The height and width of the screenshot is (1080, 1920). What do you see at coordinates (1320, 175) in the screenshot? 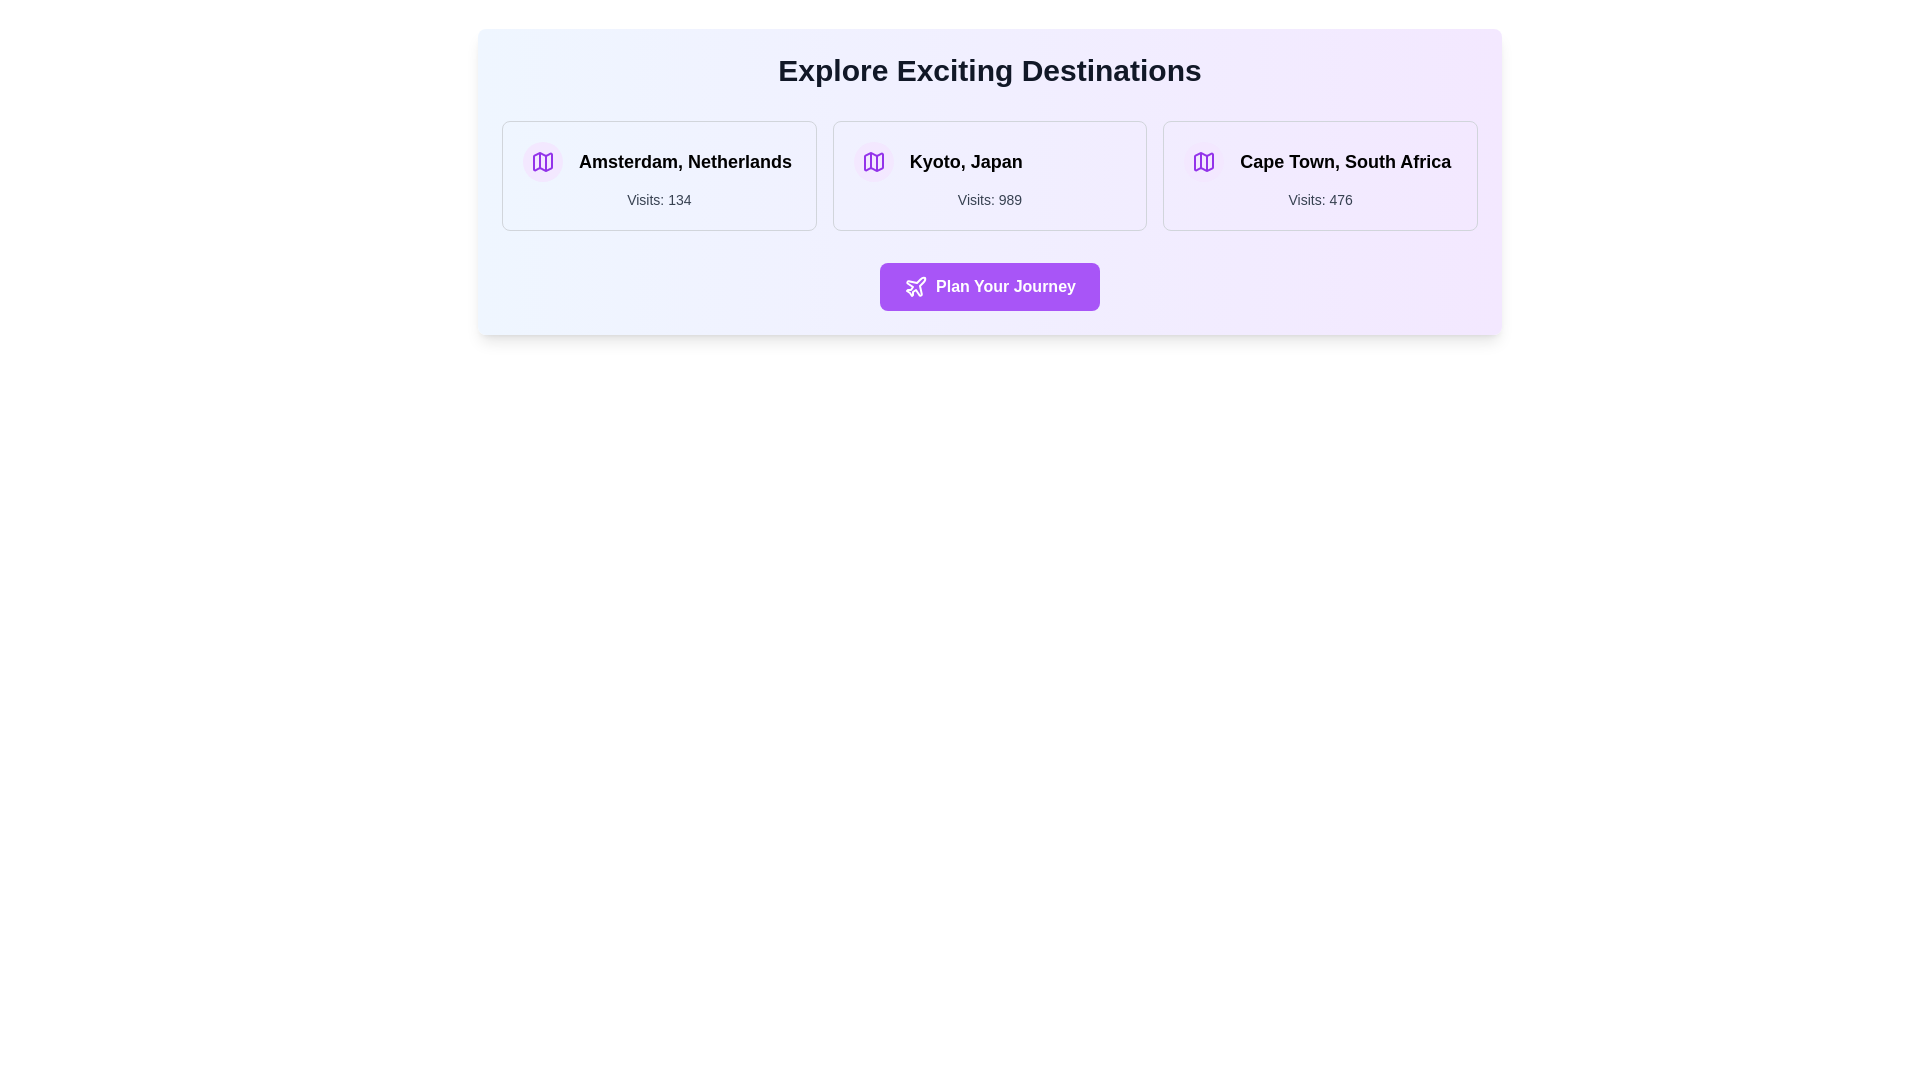
I see `the travel destination card for Cape Town, South Africa` at bounding box center [1320, 175].